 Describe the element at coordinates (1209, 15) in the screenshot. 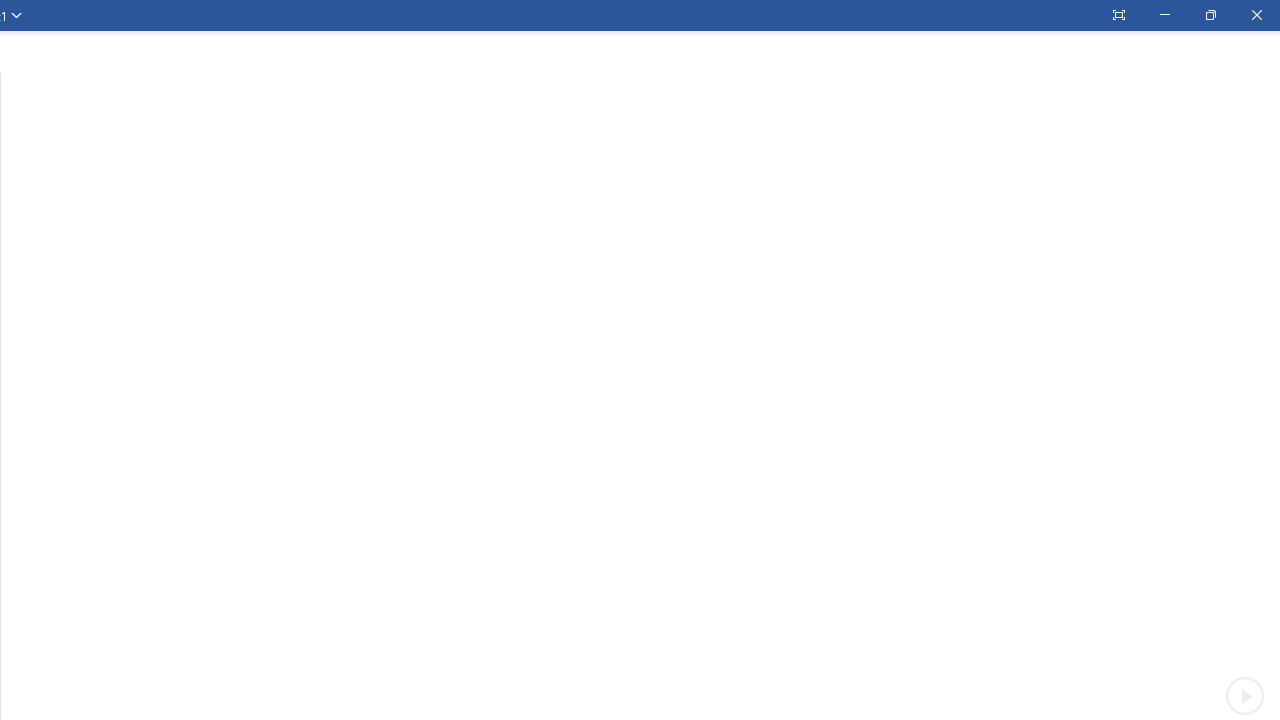

I see `'Restore Down'` at that location.